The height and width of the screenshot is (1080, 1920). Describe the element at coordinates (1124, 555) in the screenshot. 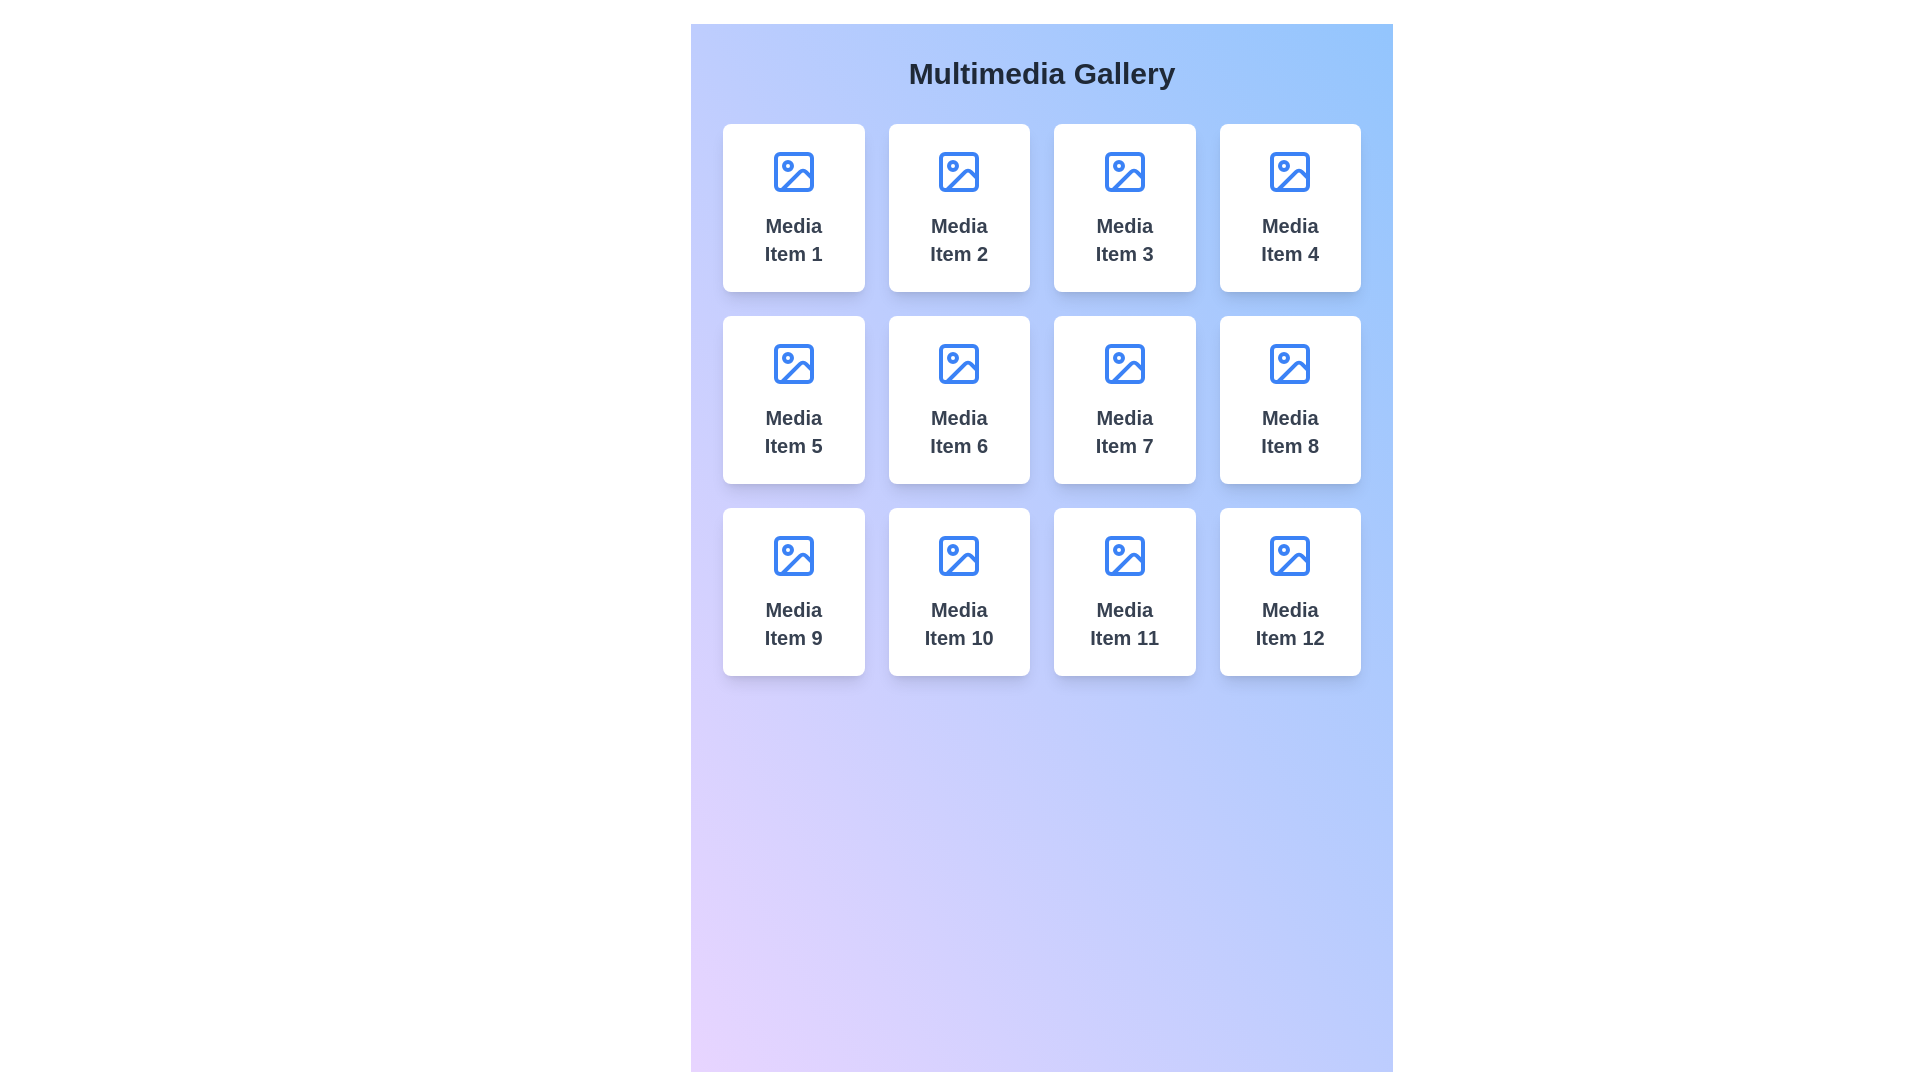

I see `the rectangular shape with rounded corners that serves as an image or icon placeholder within 'Media Item 11' in the multimedia gallery grid` at that location.